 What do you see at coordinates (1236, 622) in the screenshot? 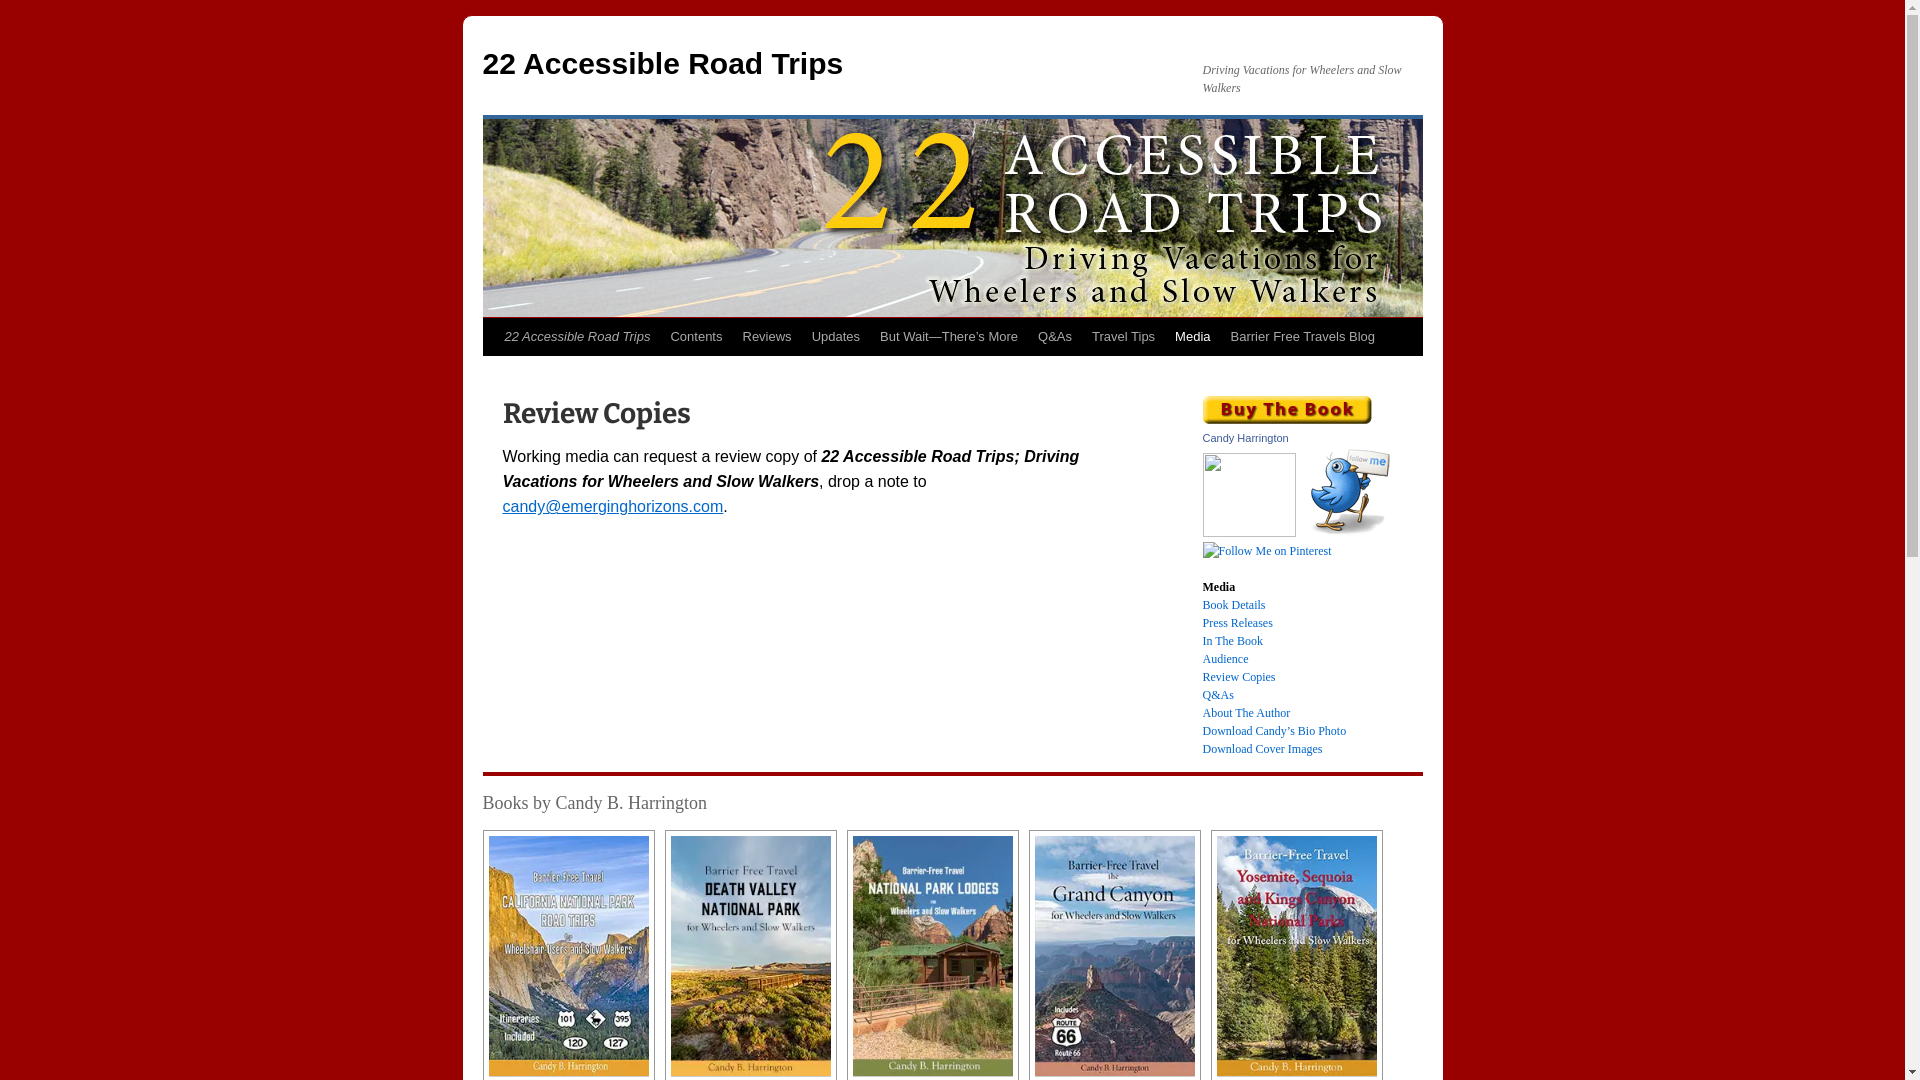
I see `'Press Releases'` at bounding box center [1236, 622].